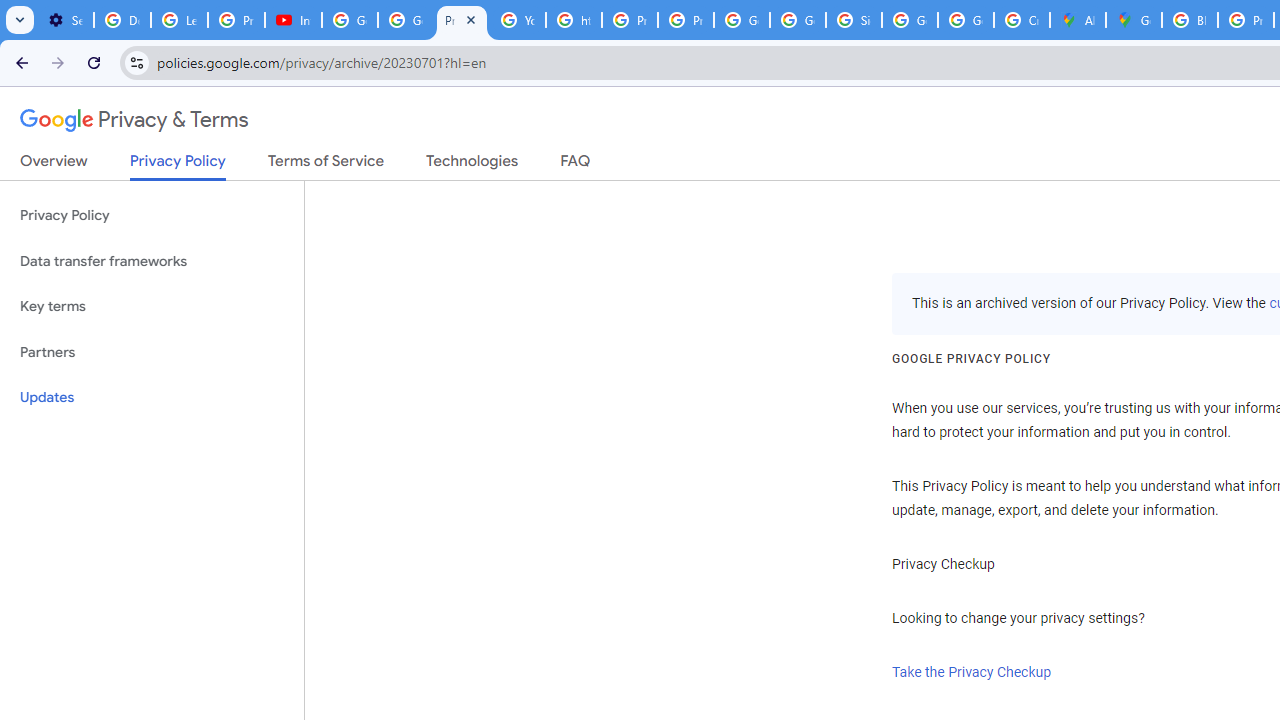 The image size is (1280, 720). I want to click on 'Introduction | Google Privacy Policy - YouTube', so click(292, 20).